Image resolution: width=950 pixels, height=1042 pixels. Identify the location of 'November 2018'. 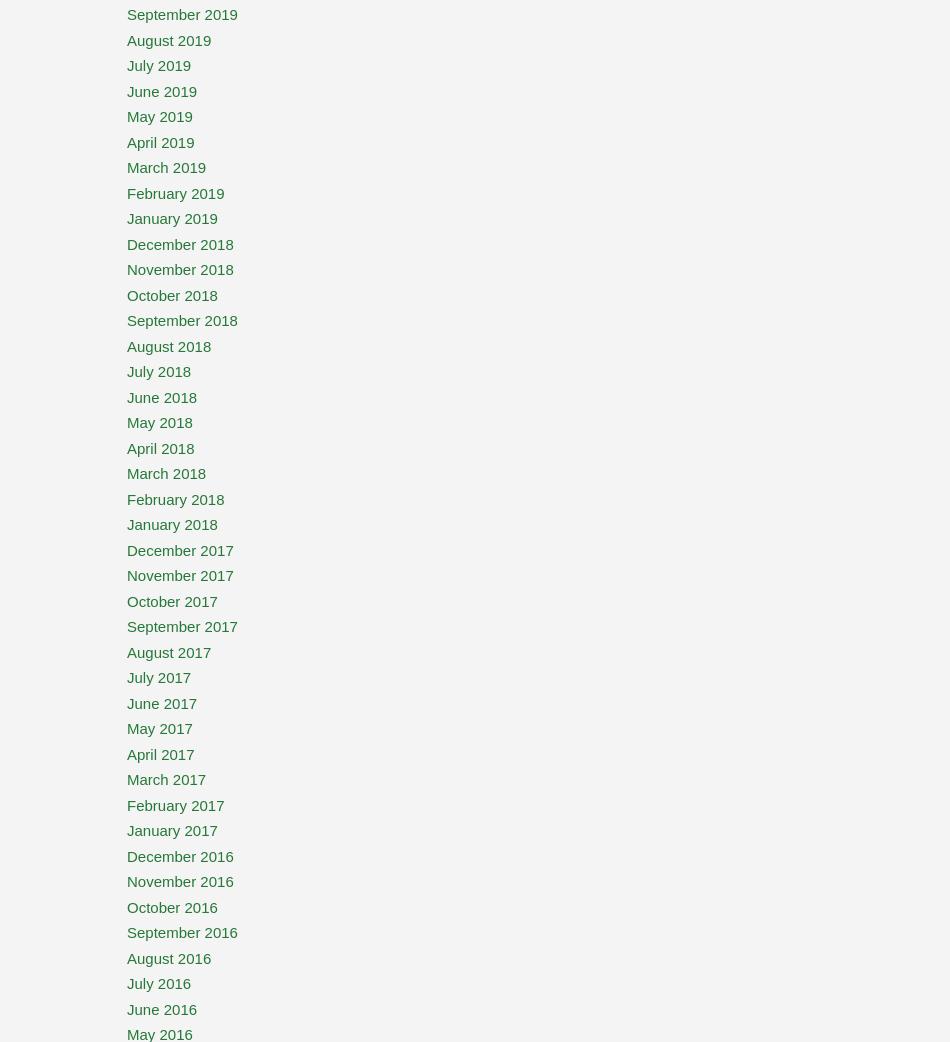
(180, 269).